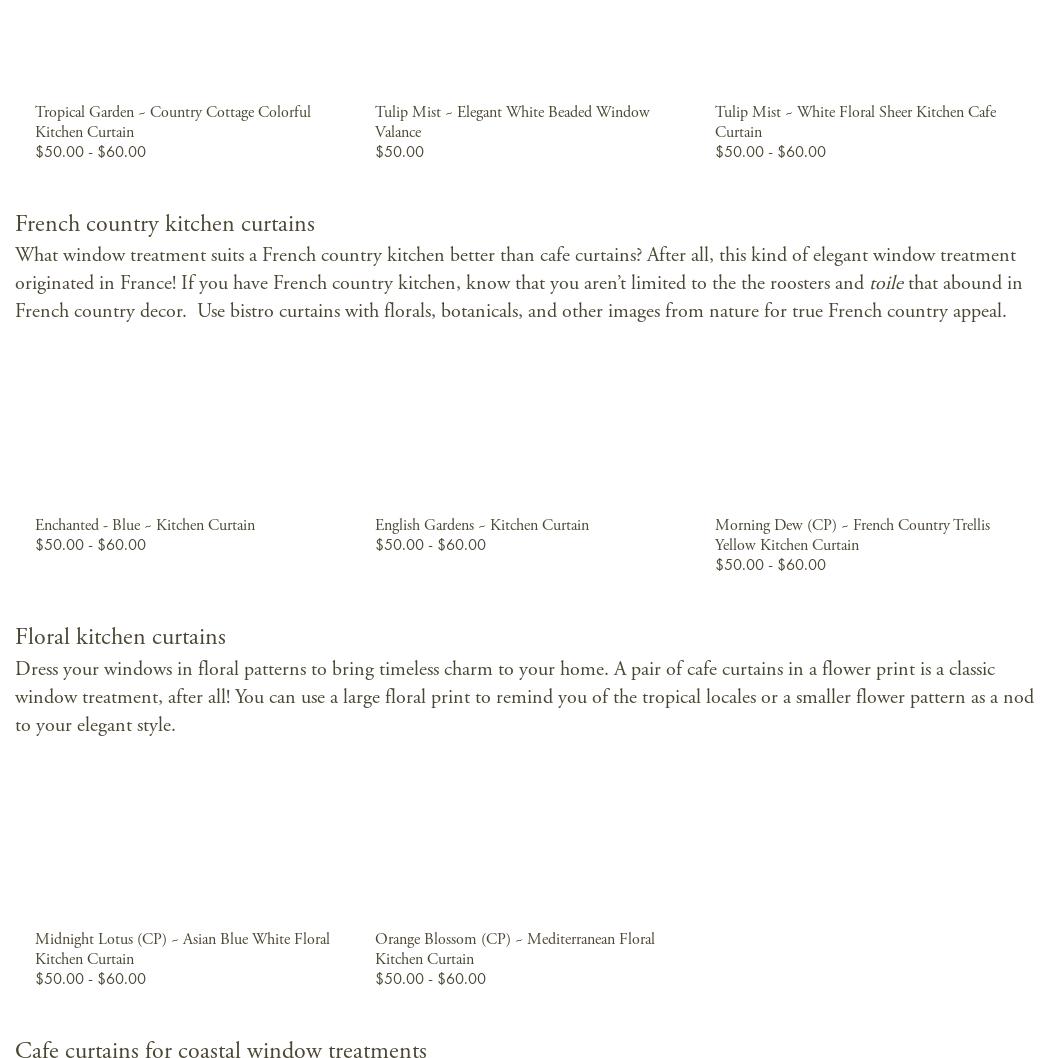 The height and width of the screenshot is (1058, 1050). I want to click on '$50.00', so click(398, 149).